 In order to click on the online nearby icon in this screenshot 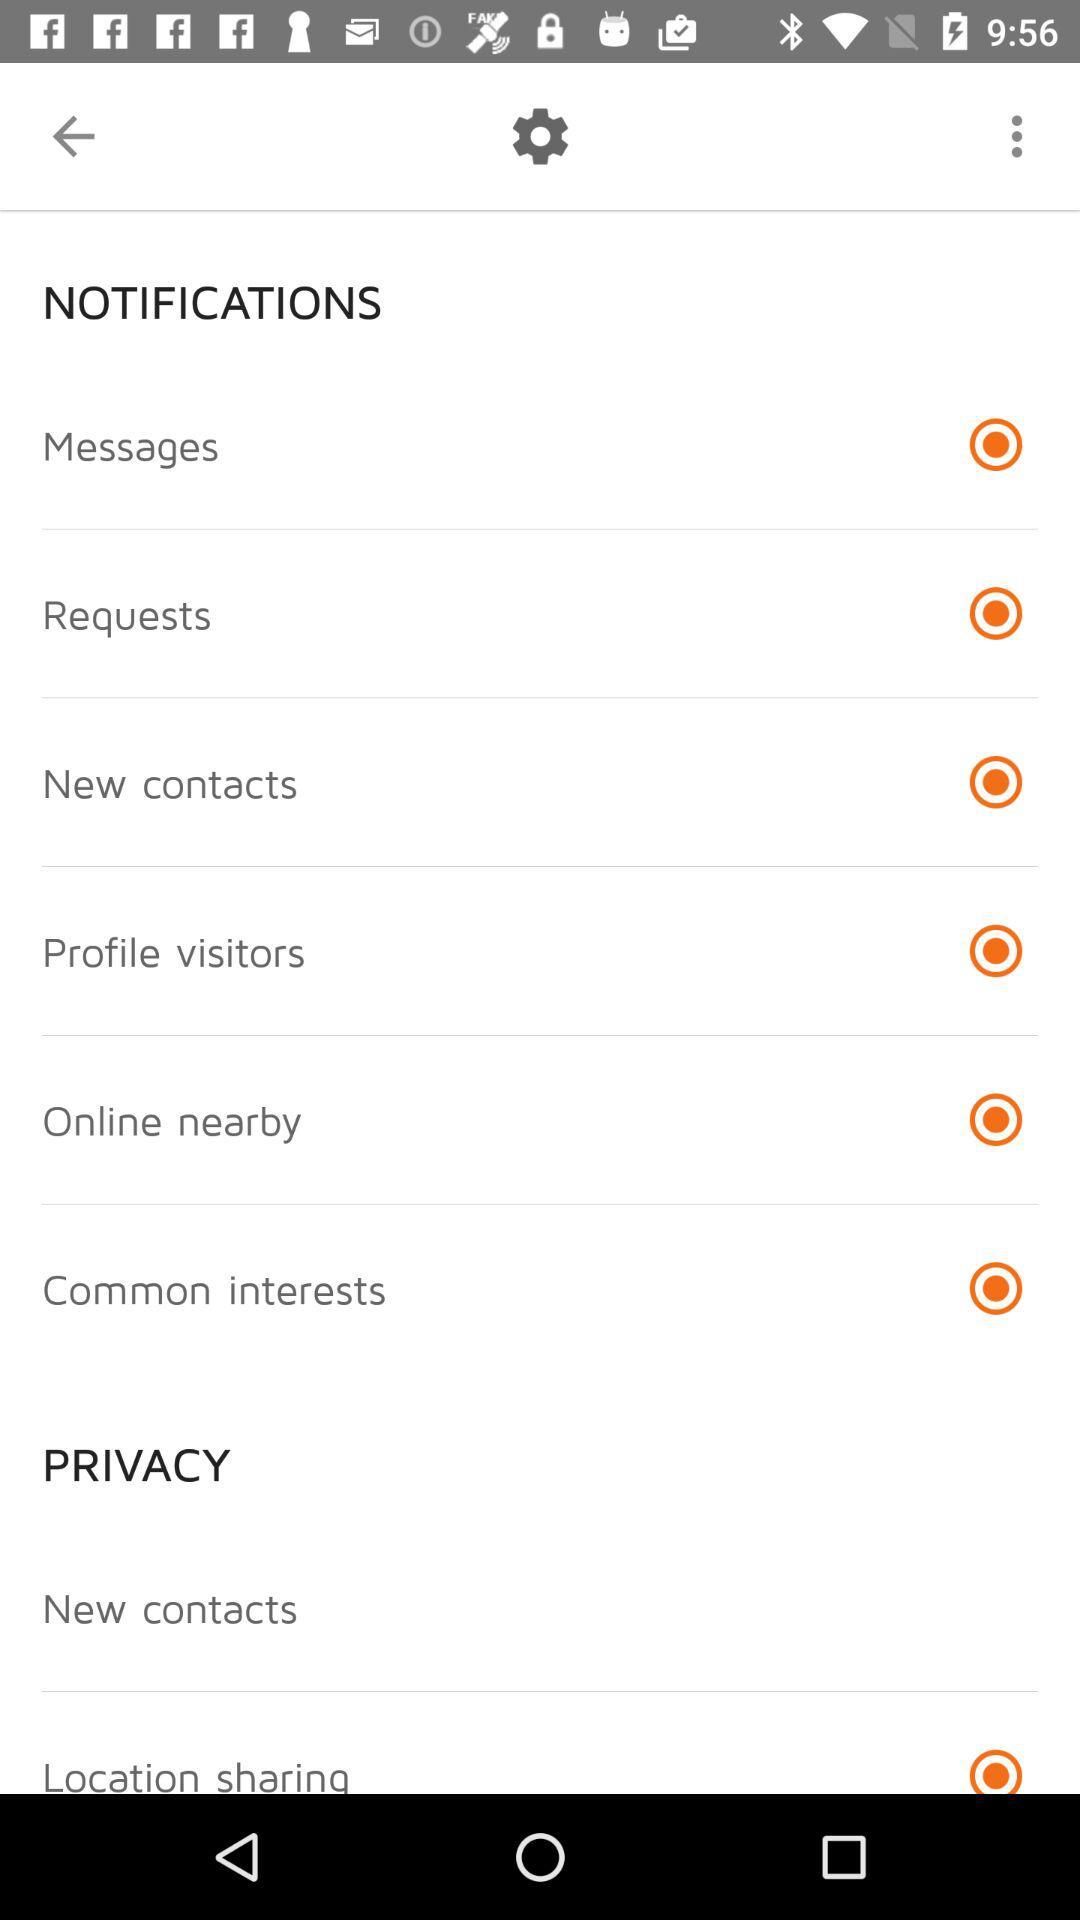, I will do `click(171, 1118)`.